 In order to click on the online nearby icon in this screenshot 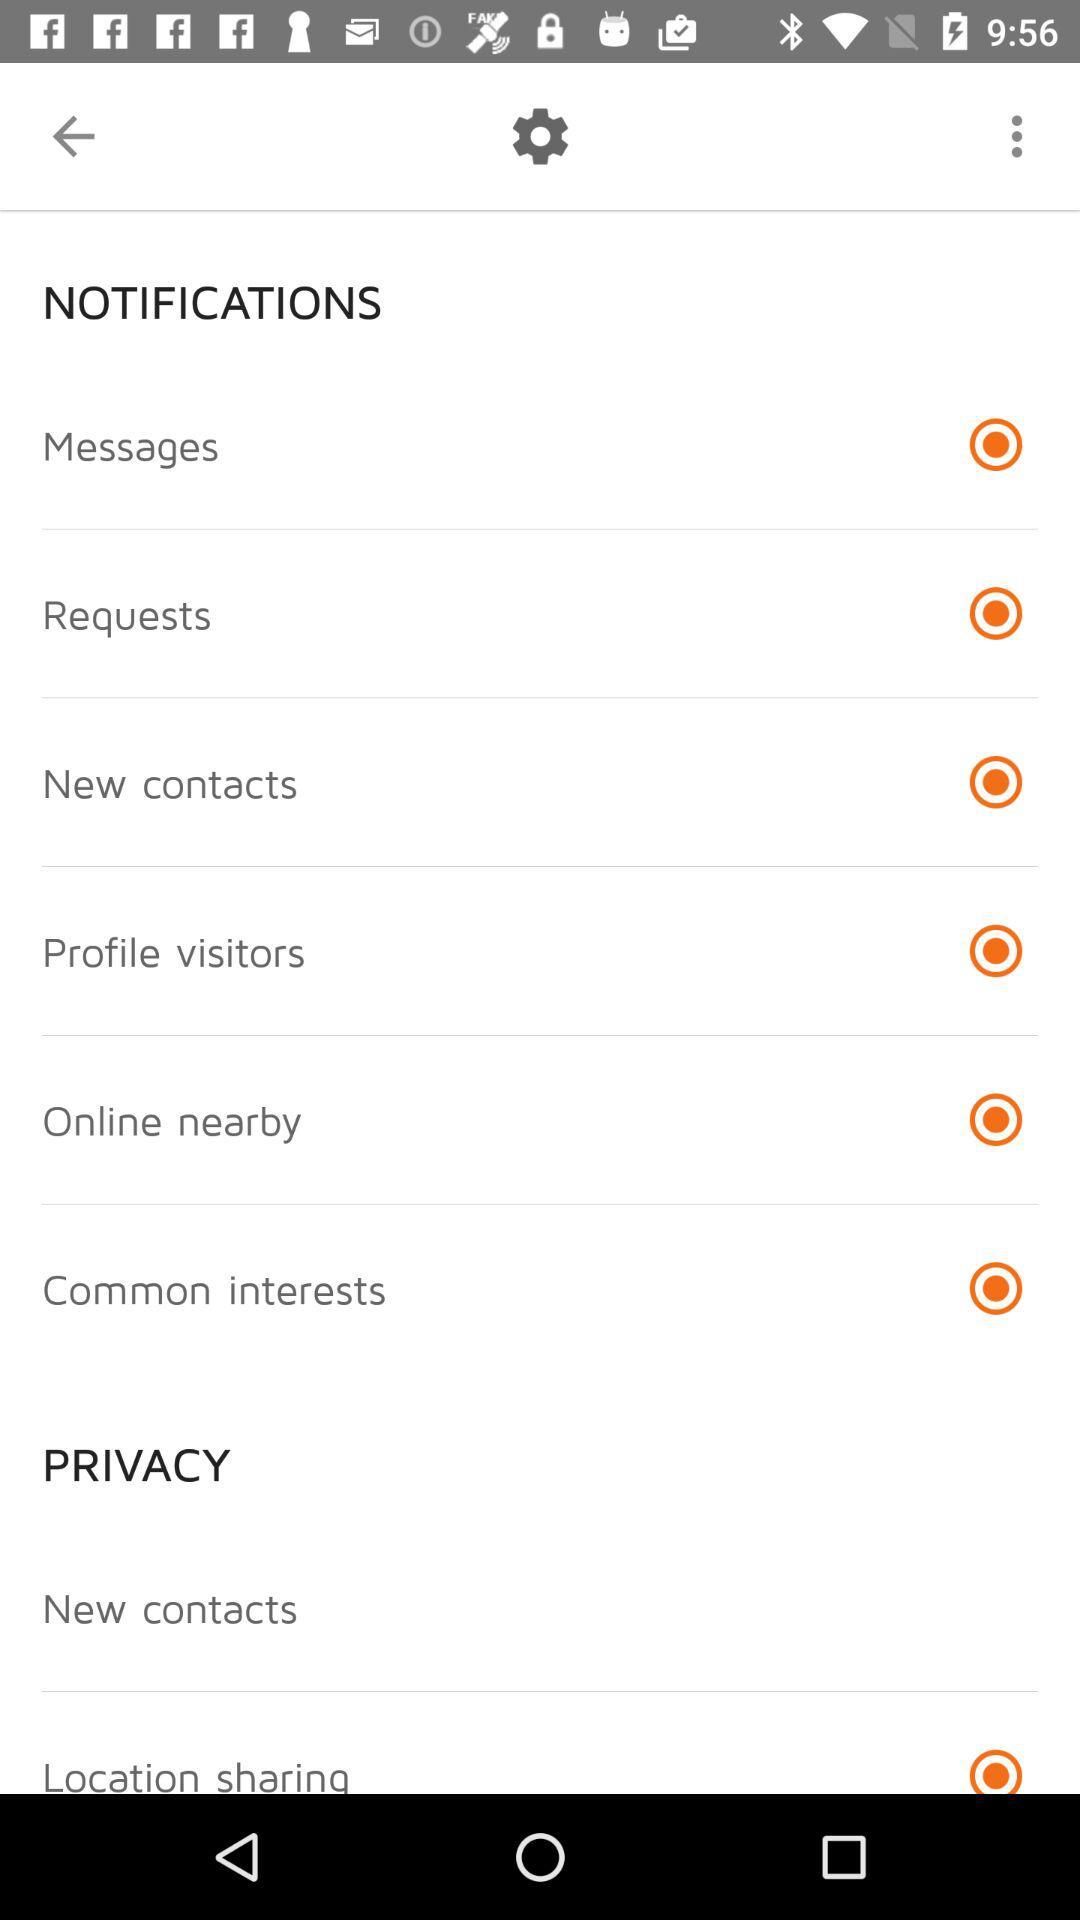, I will do `click(171, 1118)`.